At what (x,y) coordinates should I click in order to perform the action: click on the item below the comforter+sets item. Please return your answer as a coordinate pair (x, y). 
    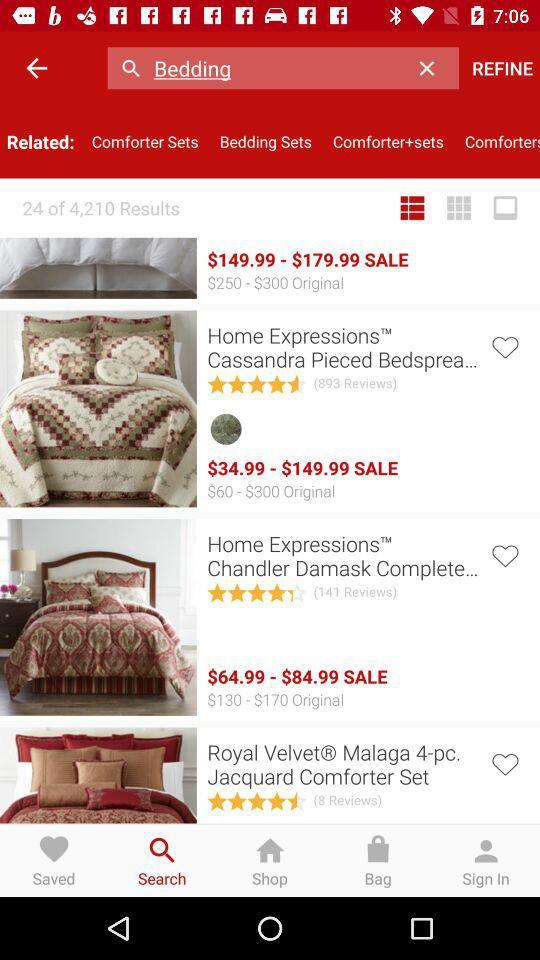
    Looking at the image, I should click on (459, 208).